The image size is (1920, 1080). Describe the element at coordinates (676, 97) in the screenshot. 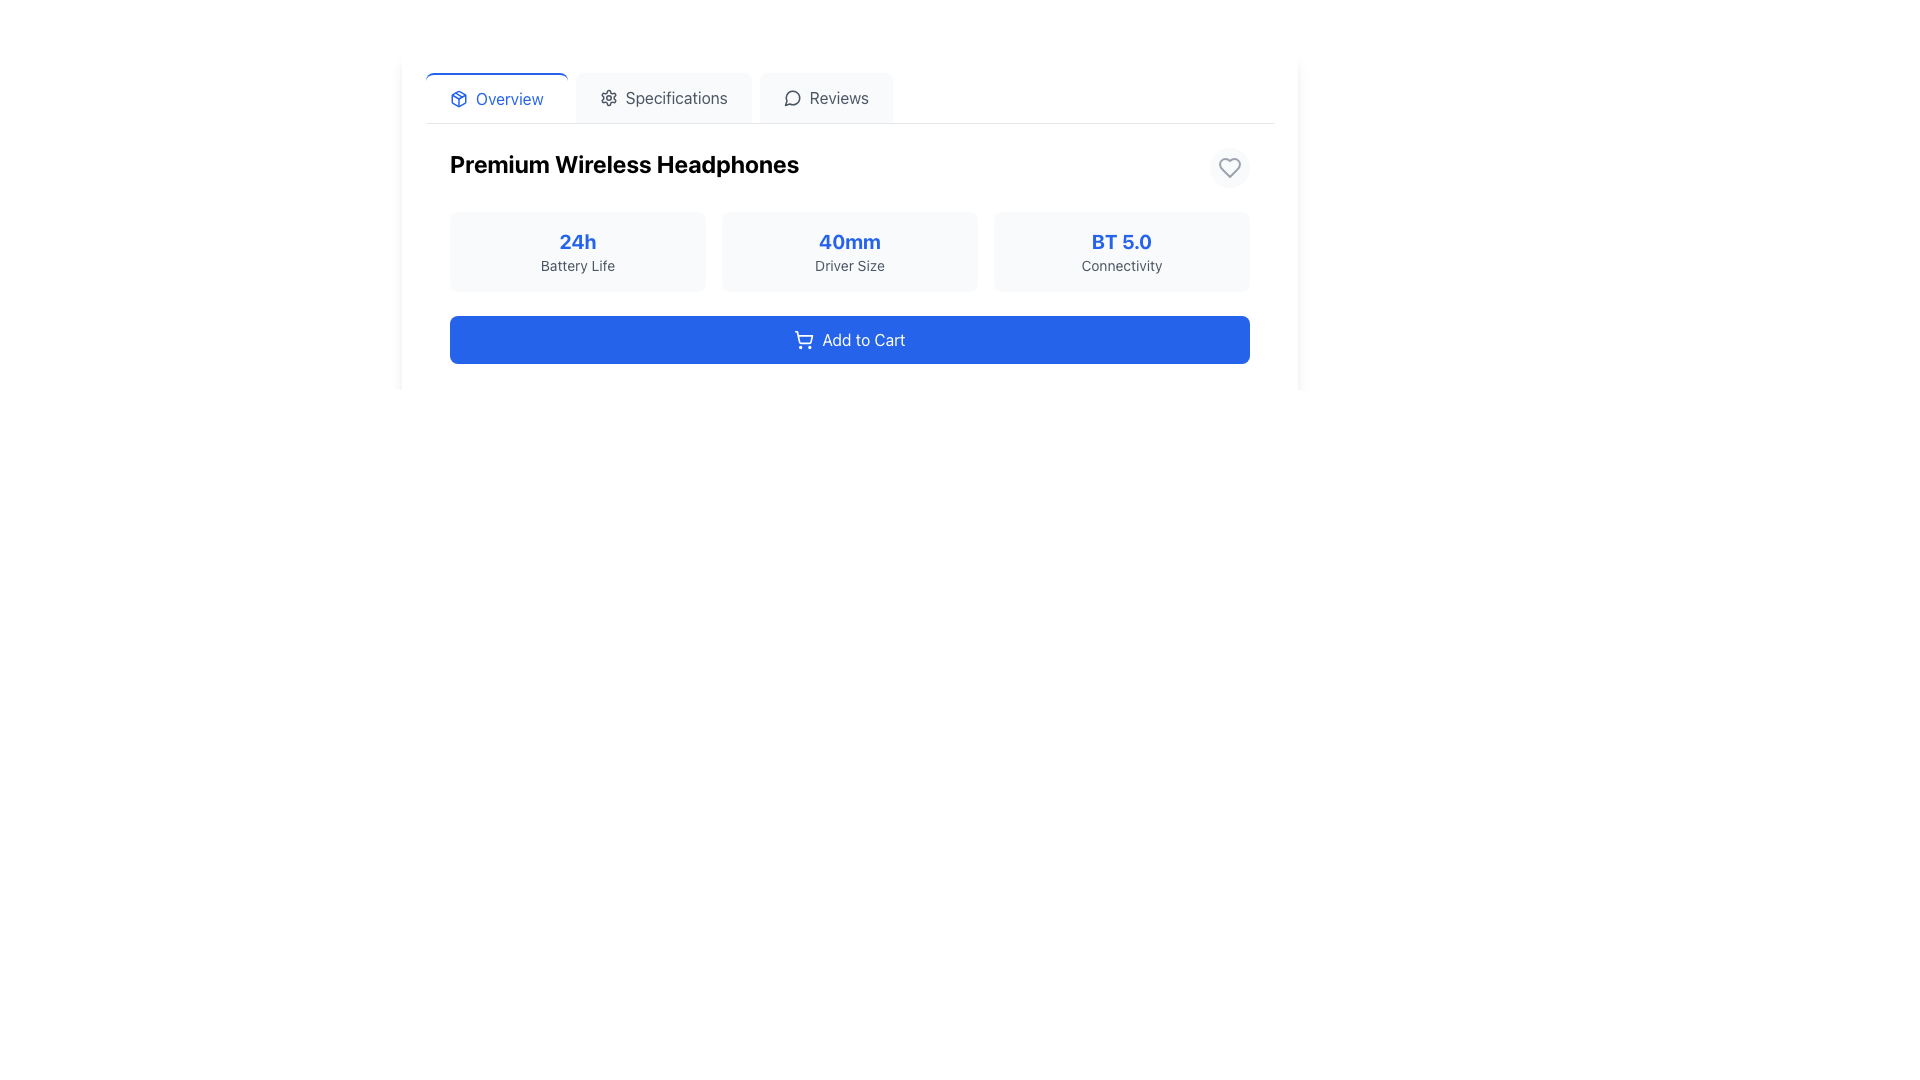

I see `the Text Label located in the navigation bar, positioned between the 'Overview' button and the 'Reviews' button` at that location.